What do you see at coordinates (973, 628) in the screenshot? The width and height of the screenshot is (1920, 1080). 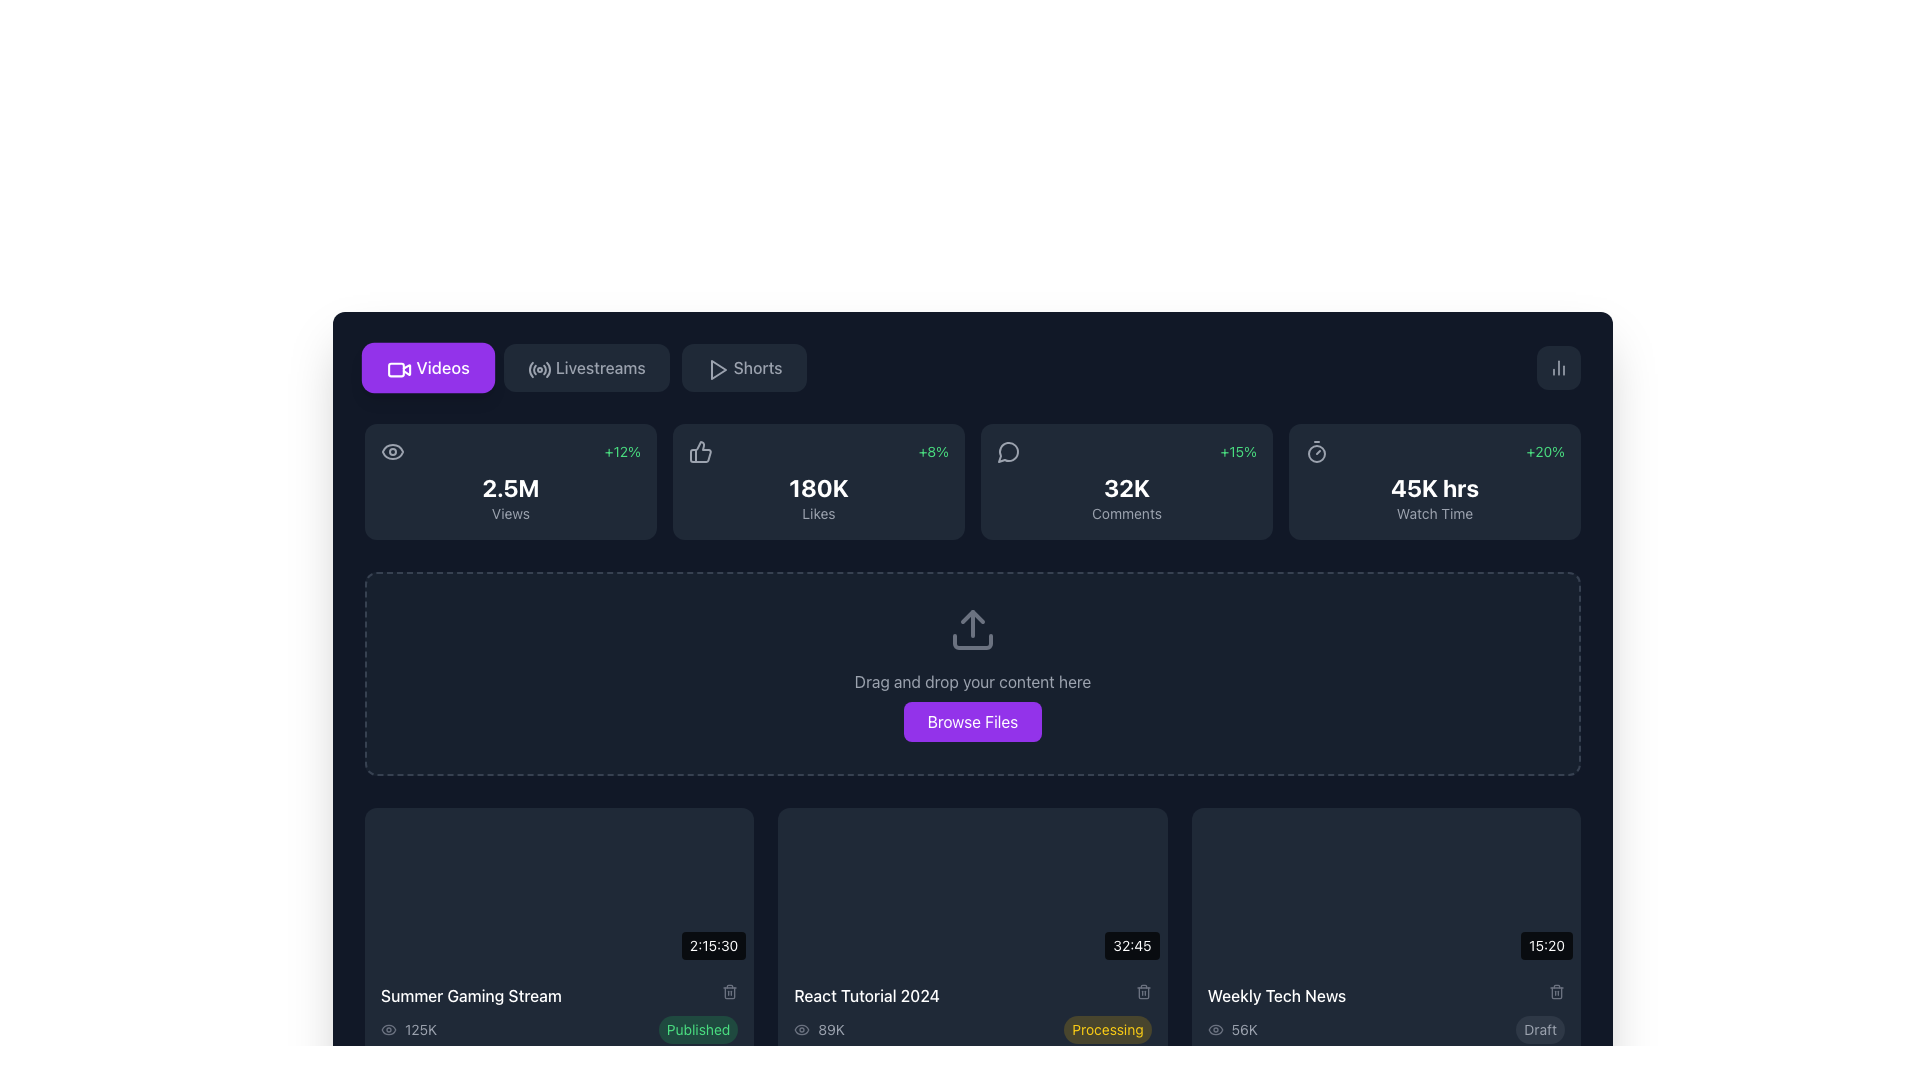 I see `the modern, minimalistic dark-themed upload icon located in the center of the drag-and-drop section` at bounding box center [973, 628].